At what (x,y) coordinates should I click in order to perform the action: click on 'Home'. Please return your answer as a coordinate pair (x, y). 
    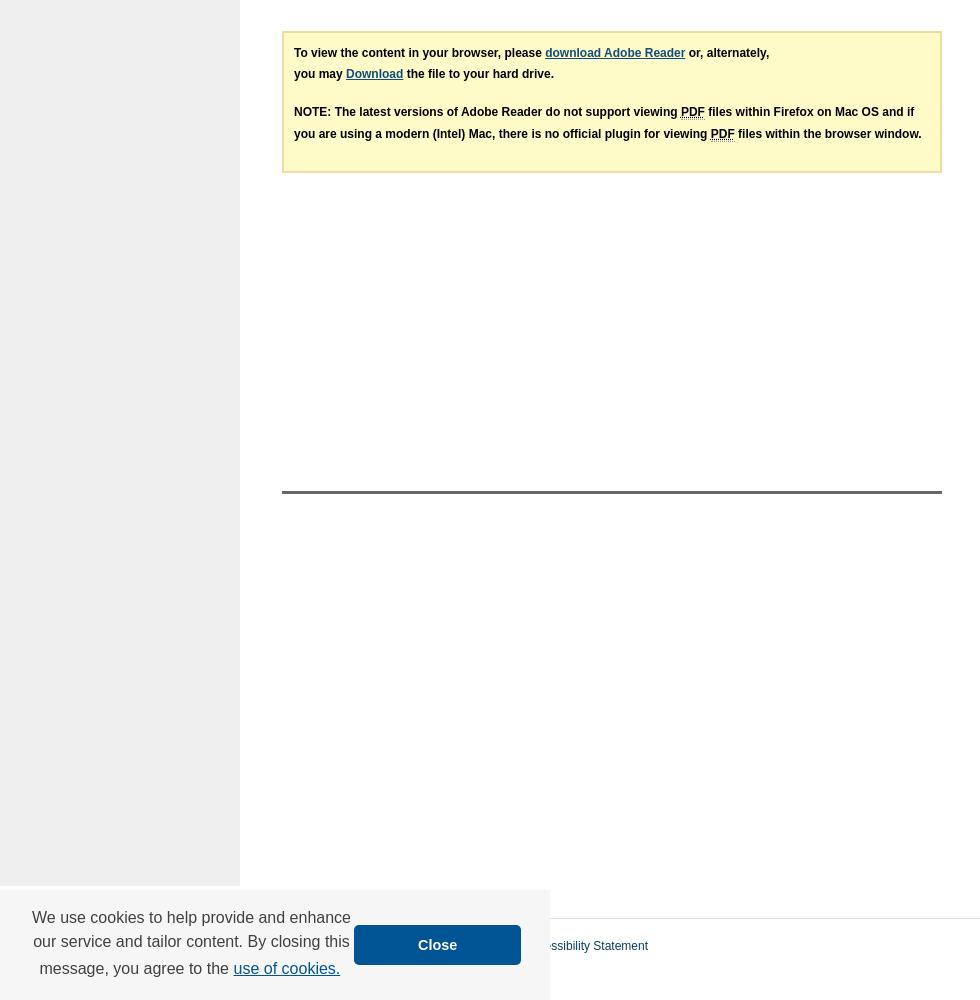
    Looking at the image, I should click on (272, 945).